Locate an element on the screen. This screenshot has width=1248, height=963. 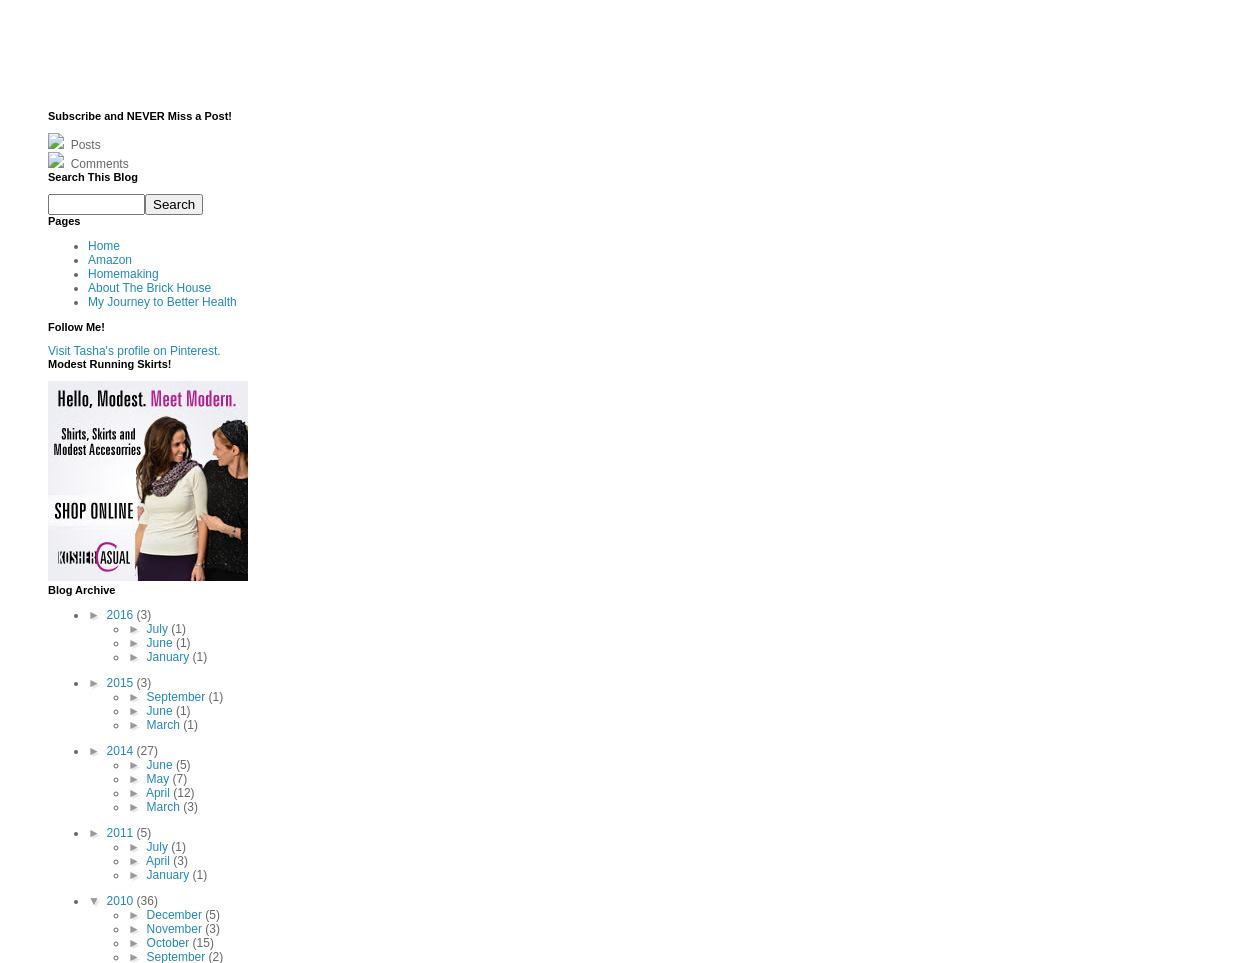
'Subscribe and NEVER Miss a Post!' is located at coordinates (140, 113).